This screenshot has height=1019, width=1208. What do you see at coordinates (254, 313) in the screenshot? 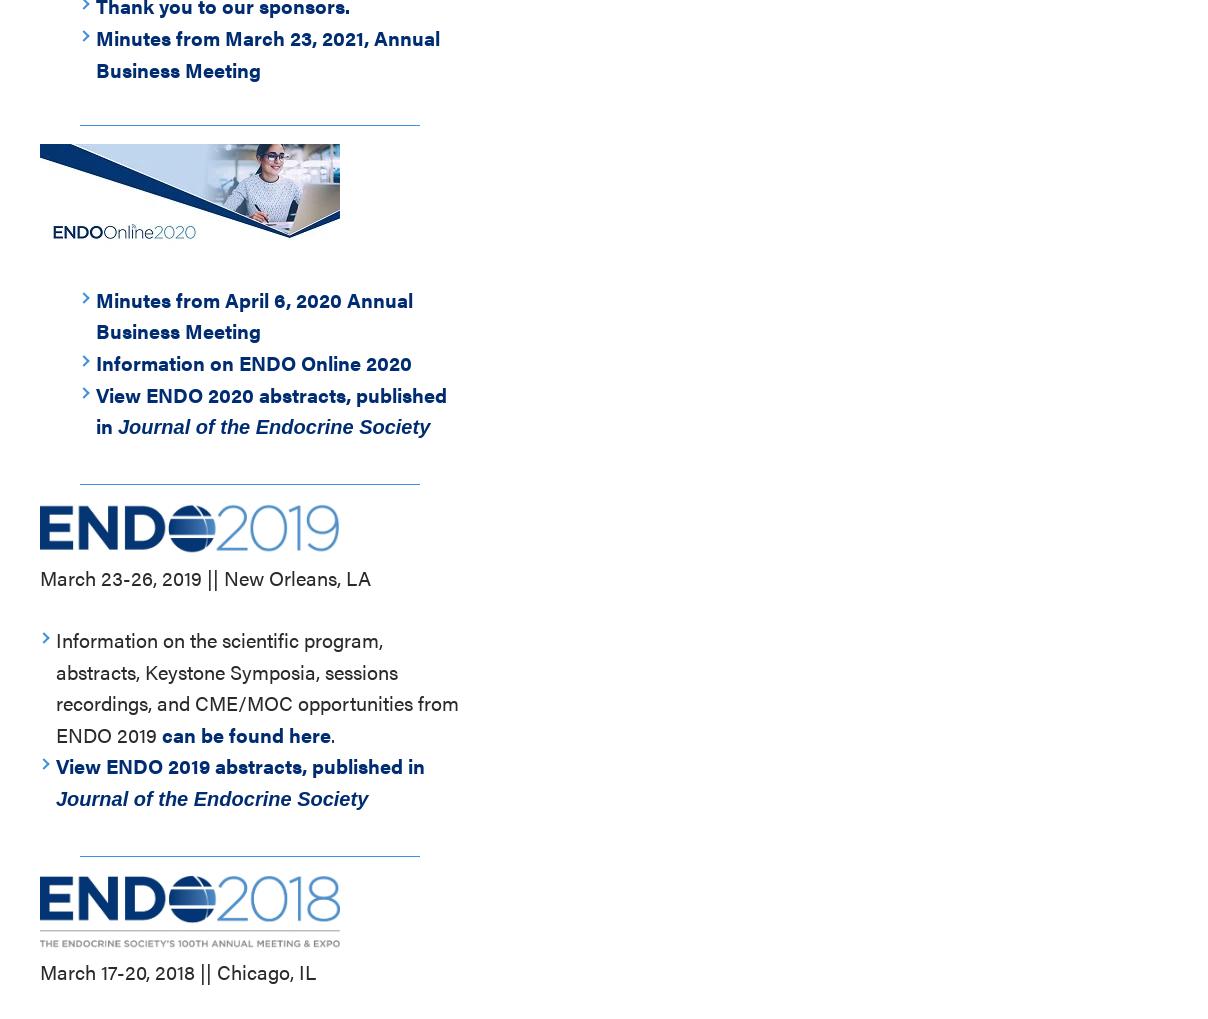
I see `'Minutes from April 6, 2020 Annual Business Meeting'` at bounding box center [254, 313].